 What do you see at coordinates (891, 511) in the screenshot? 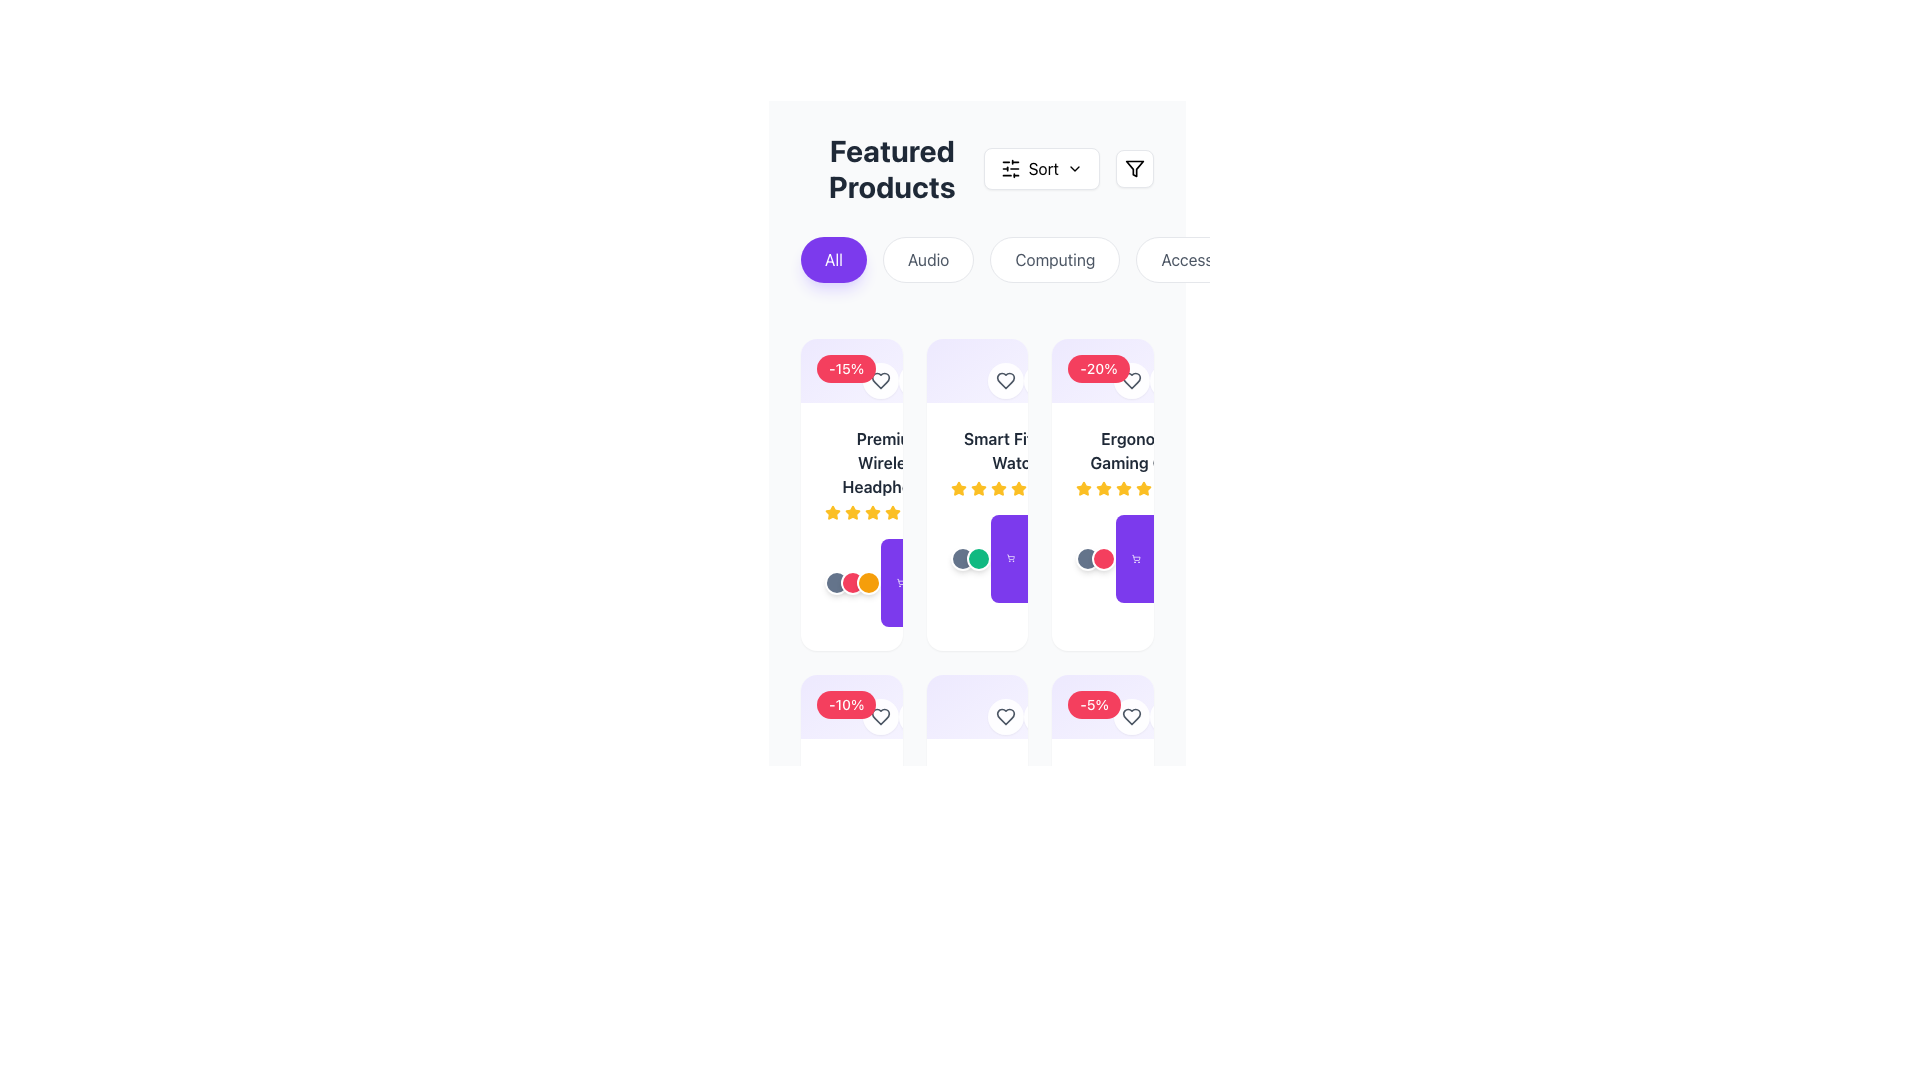
I see `the filled star icon representing the rating for the second product in the first row of the product grid` at bounding box center [891, 511].